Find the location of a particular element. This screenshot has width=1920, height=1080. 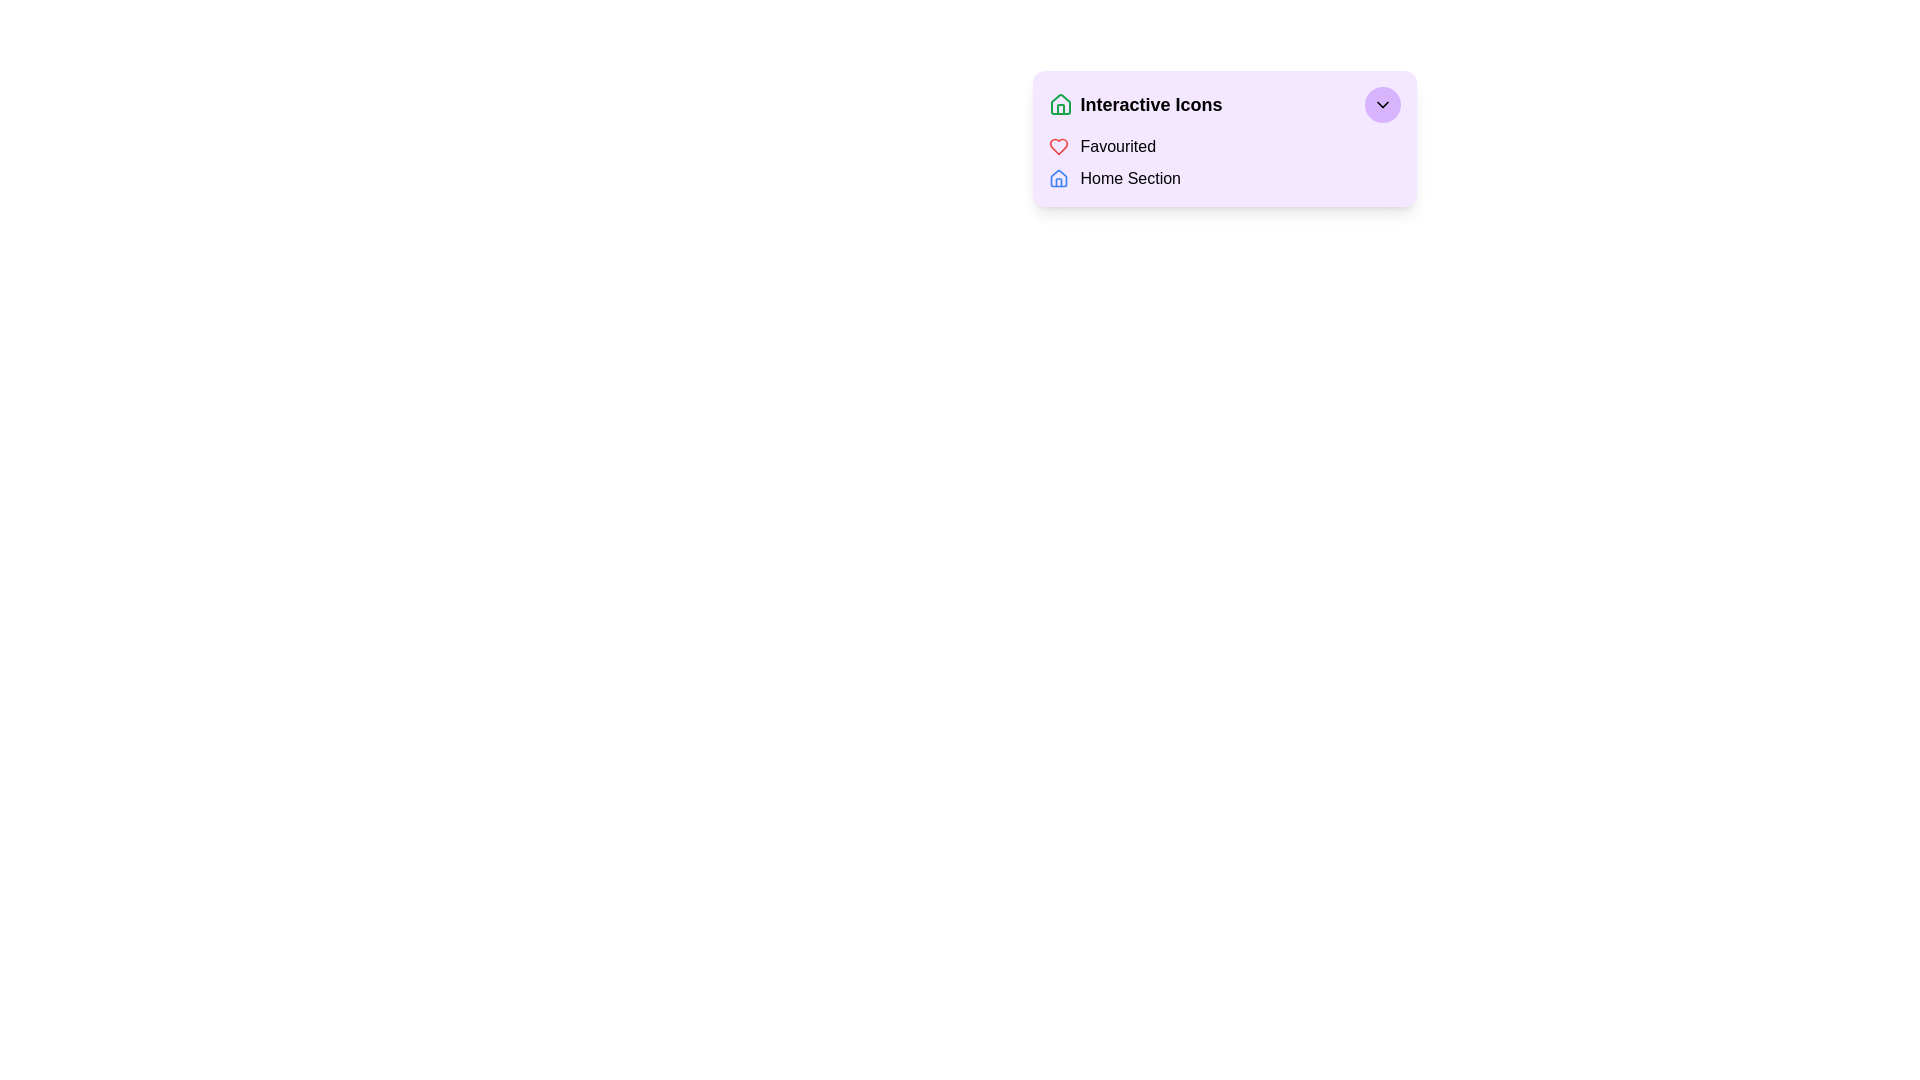

the text label 'Favourited' which is styled in black and positioned next to a heart icon is located at coordinates (1117, 145).